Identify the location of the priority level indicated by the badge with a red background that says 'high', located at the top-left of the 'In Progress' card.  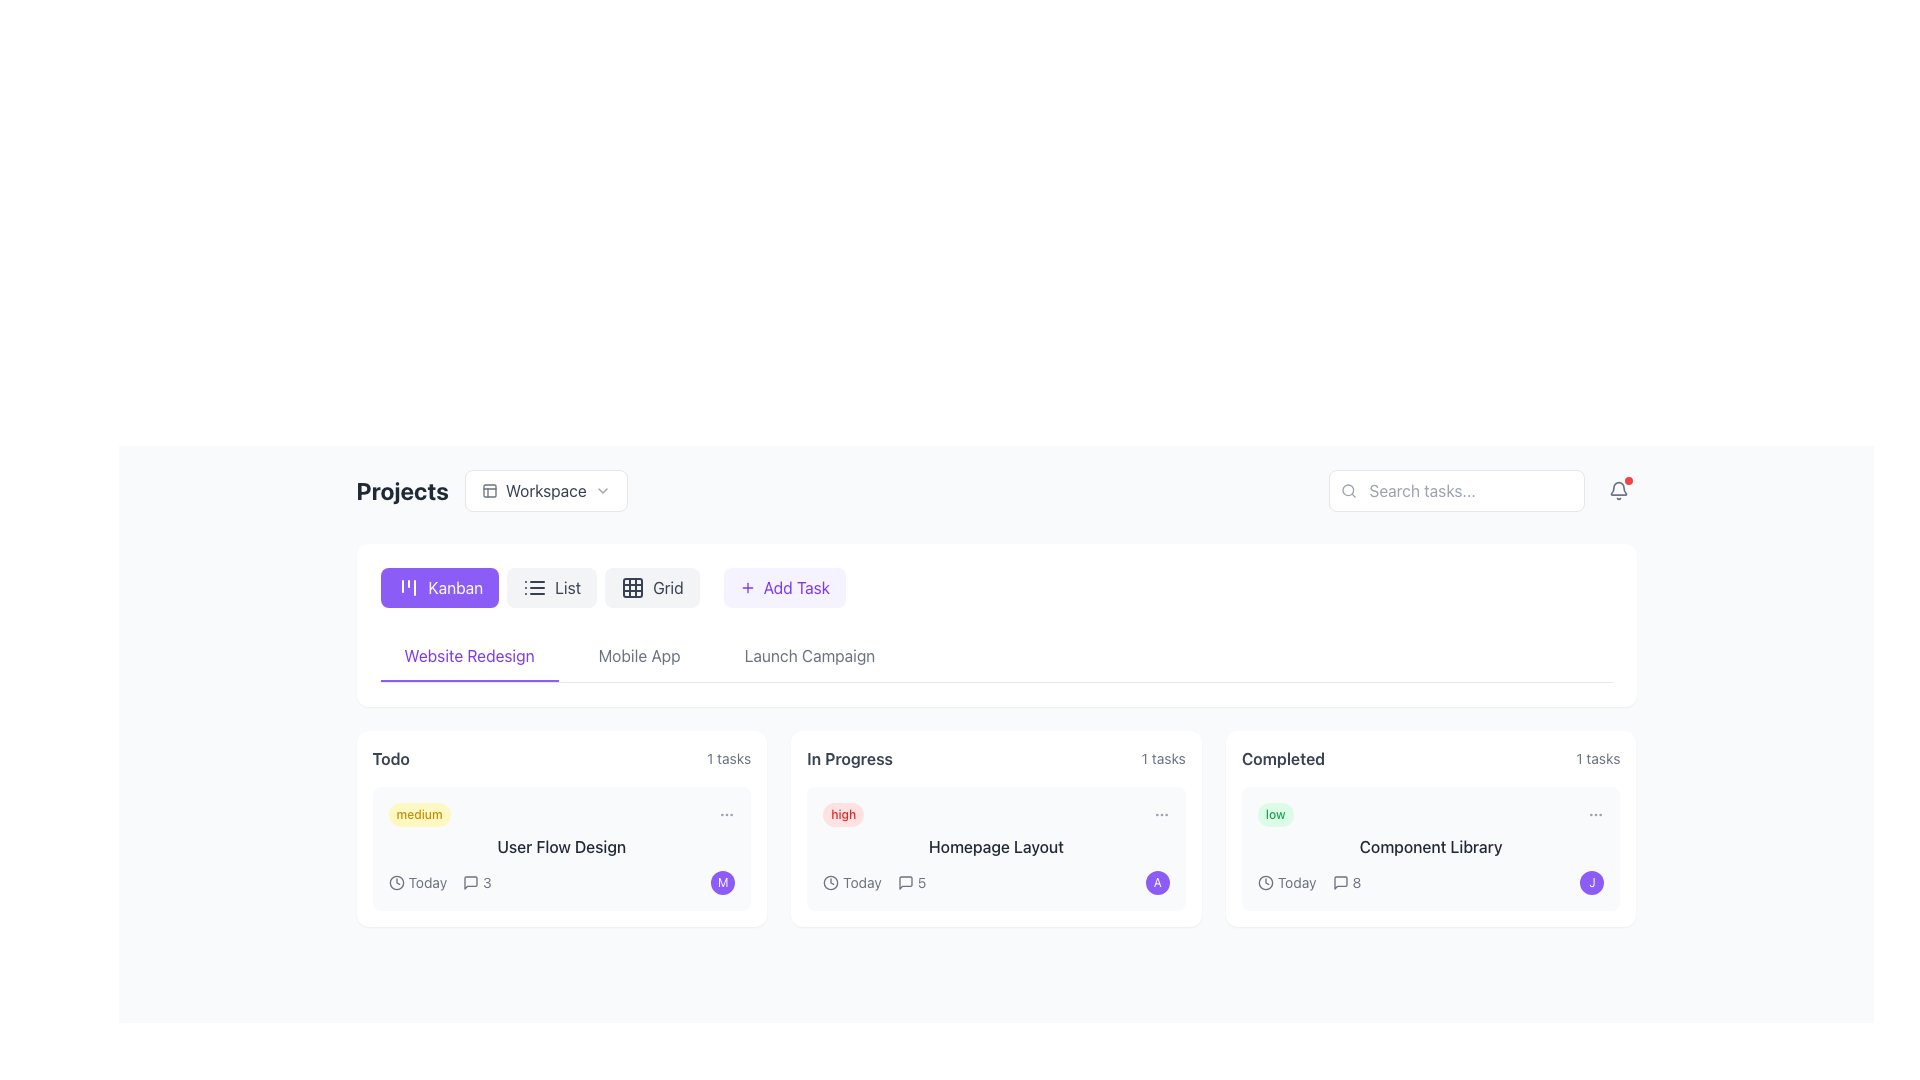
(996, 814).